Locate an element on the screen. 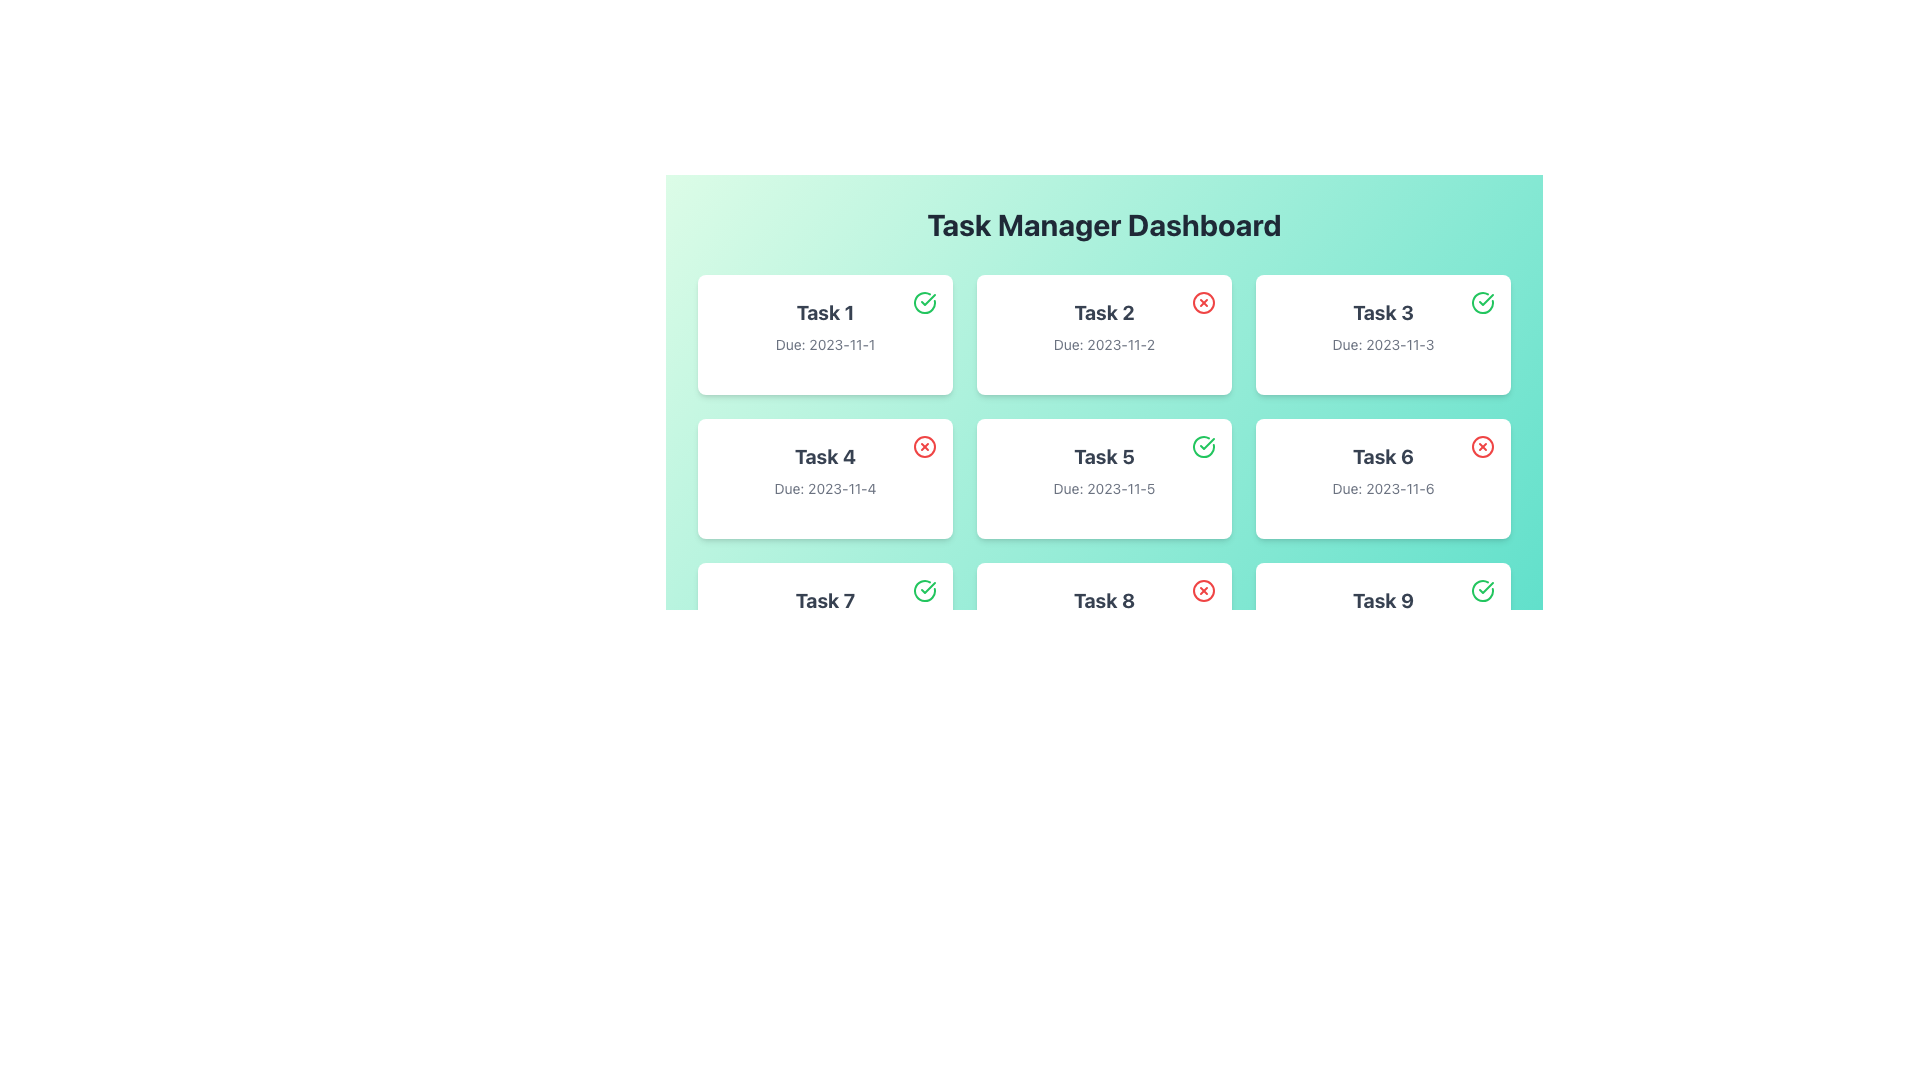 The width and height of the screenshot is (1920, 1080). the red circular close icon indicating the status of 'Task 6' on the dashboard interface is located at coordinates (1483, 446).